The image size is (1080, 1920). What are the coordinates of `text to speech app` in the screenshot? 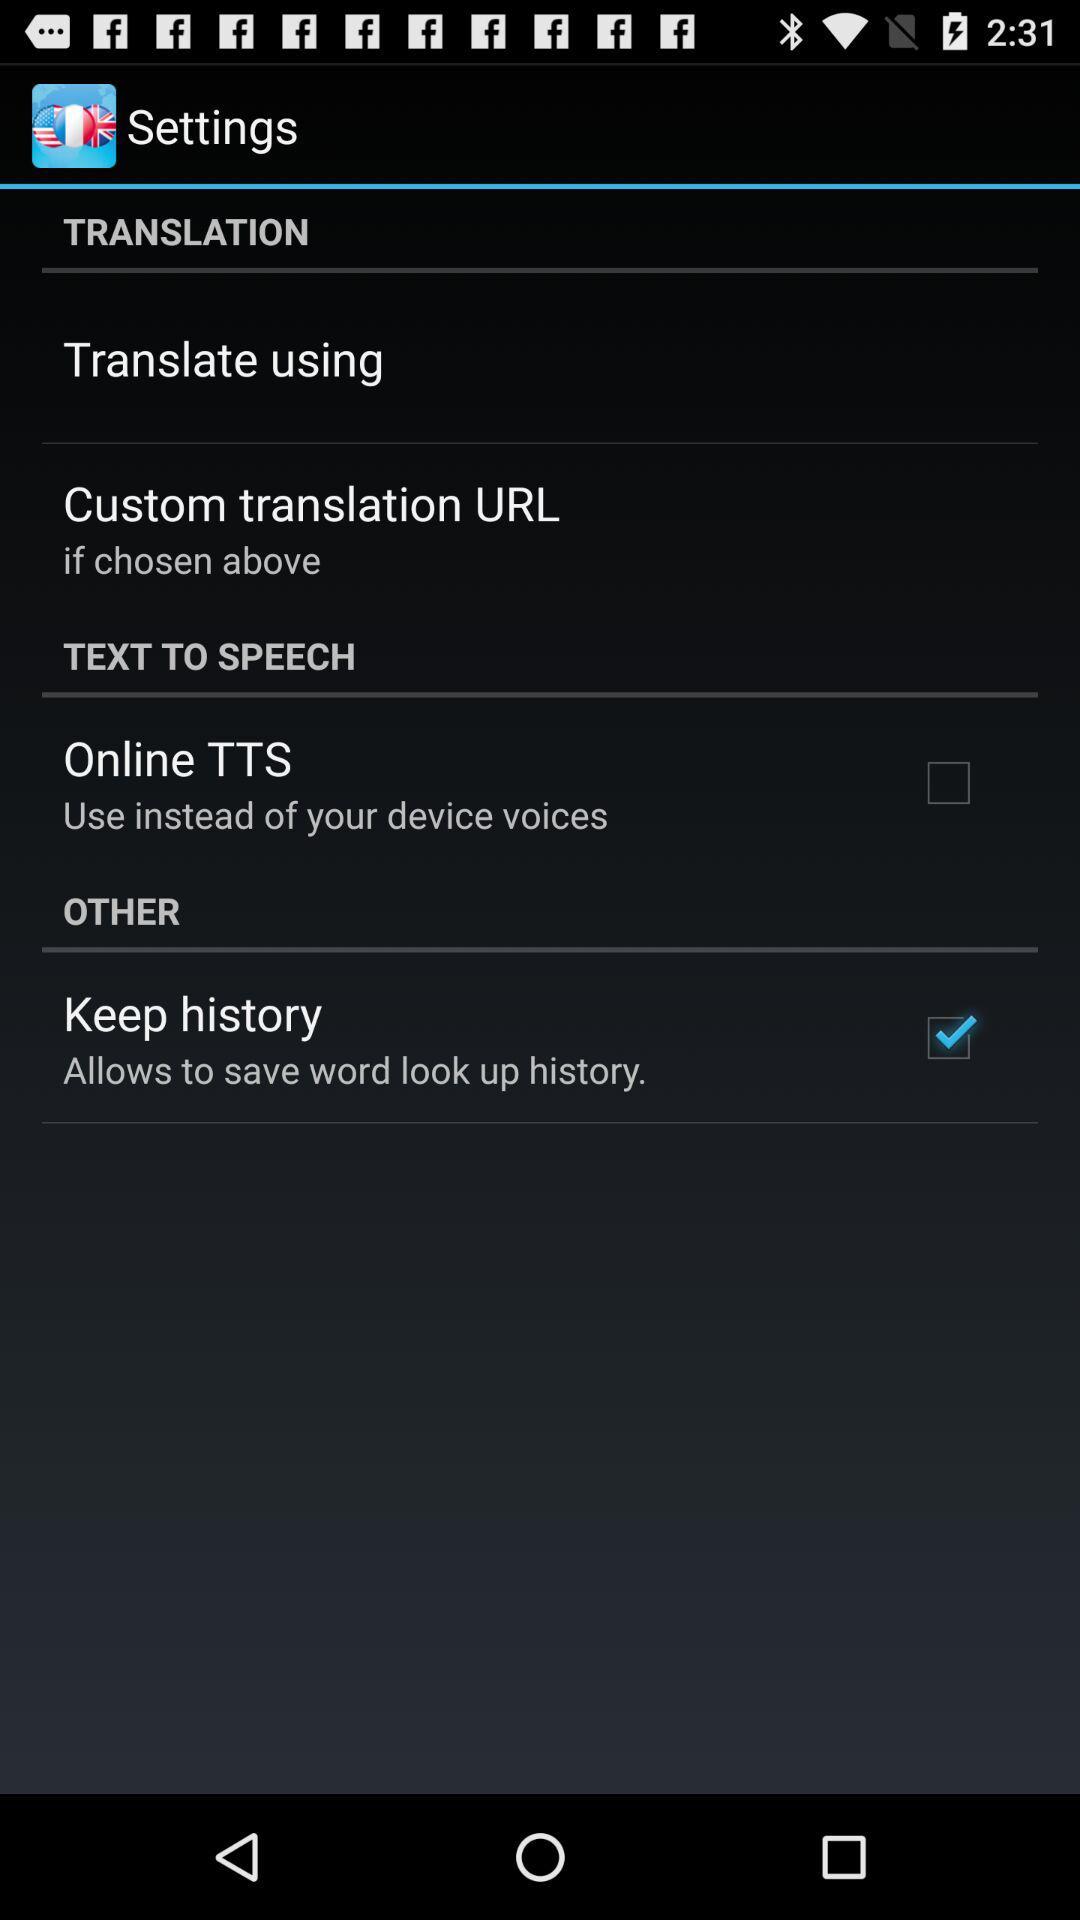 It's located at (540, 655).